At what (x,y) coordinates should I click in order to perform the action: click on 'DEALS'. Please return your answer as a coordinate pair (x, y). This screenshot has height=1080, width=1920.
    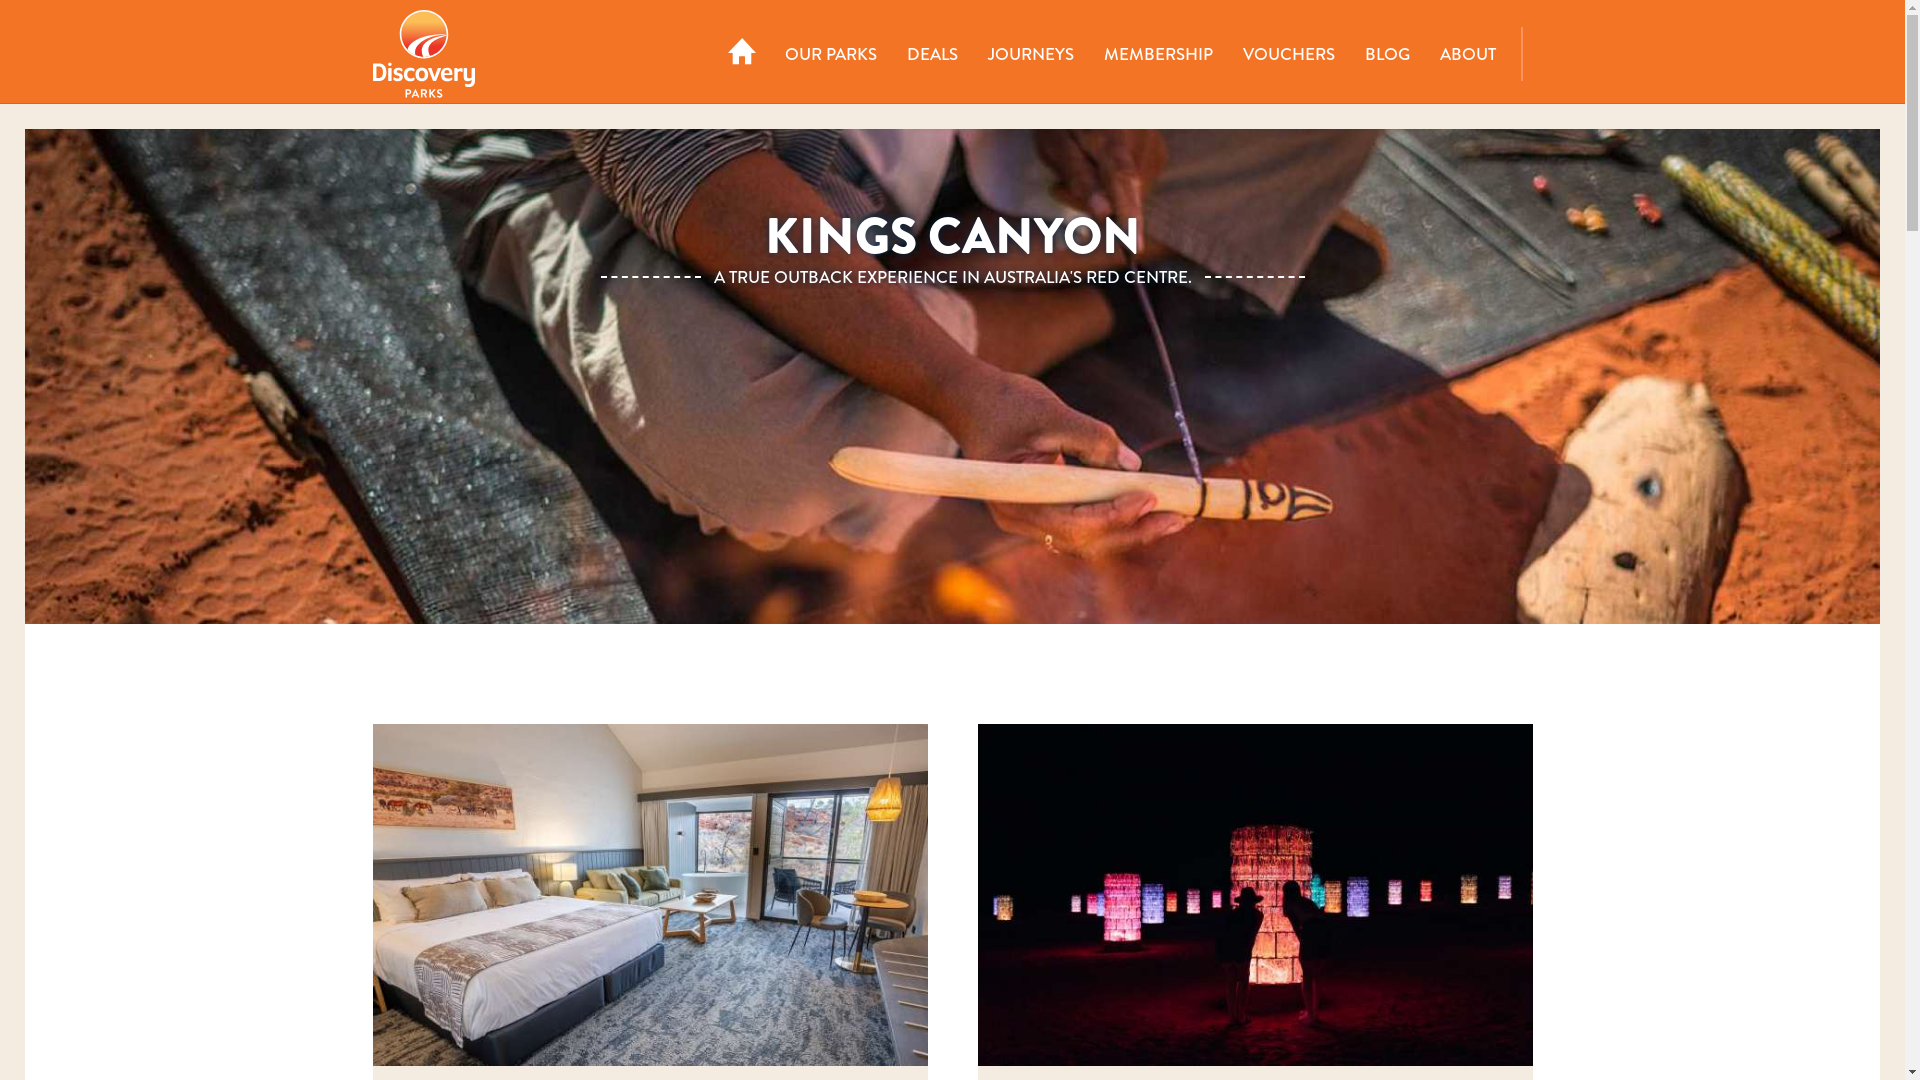
    Looking at the image, I should click on (931, 53).